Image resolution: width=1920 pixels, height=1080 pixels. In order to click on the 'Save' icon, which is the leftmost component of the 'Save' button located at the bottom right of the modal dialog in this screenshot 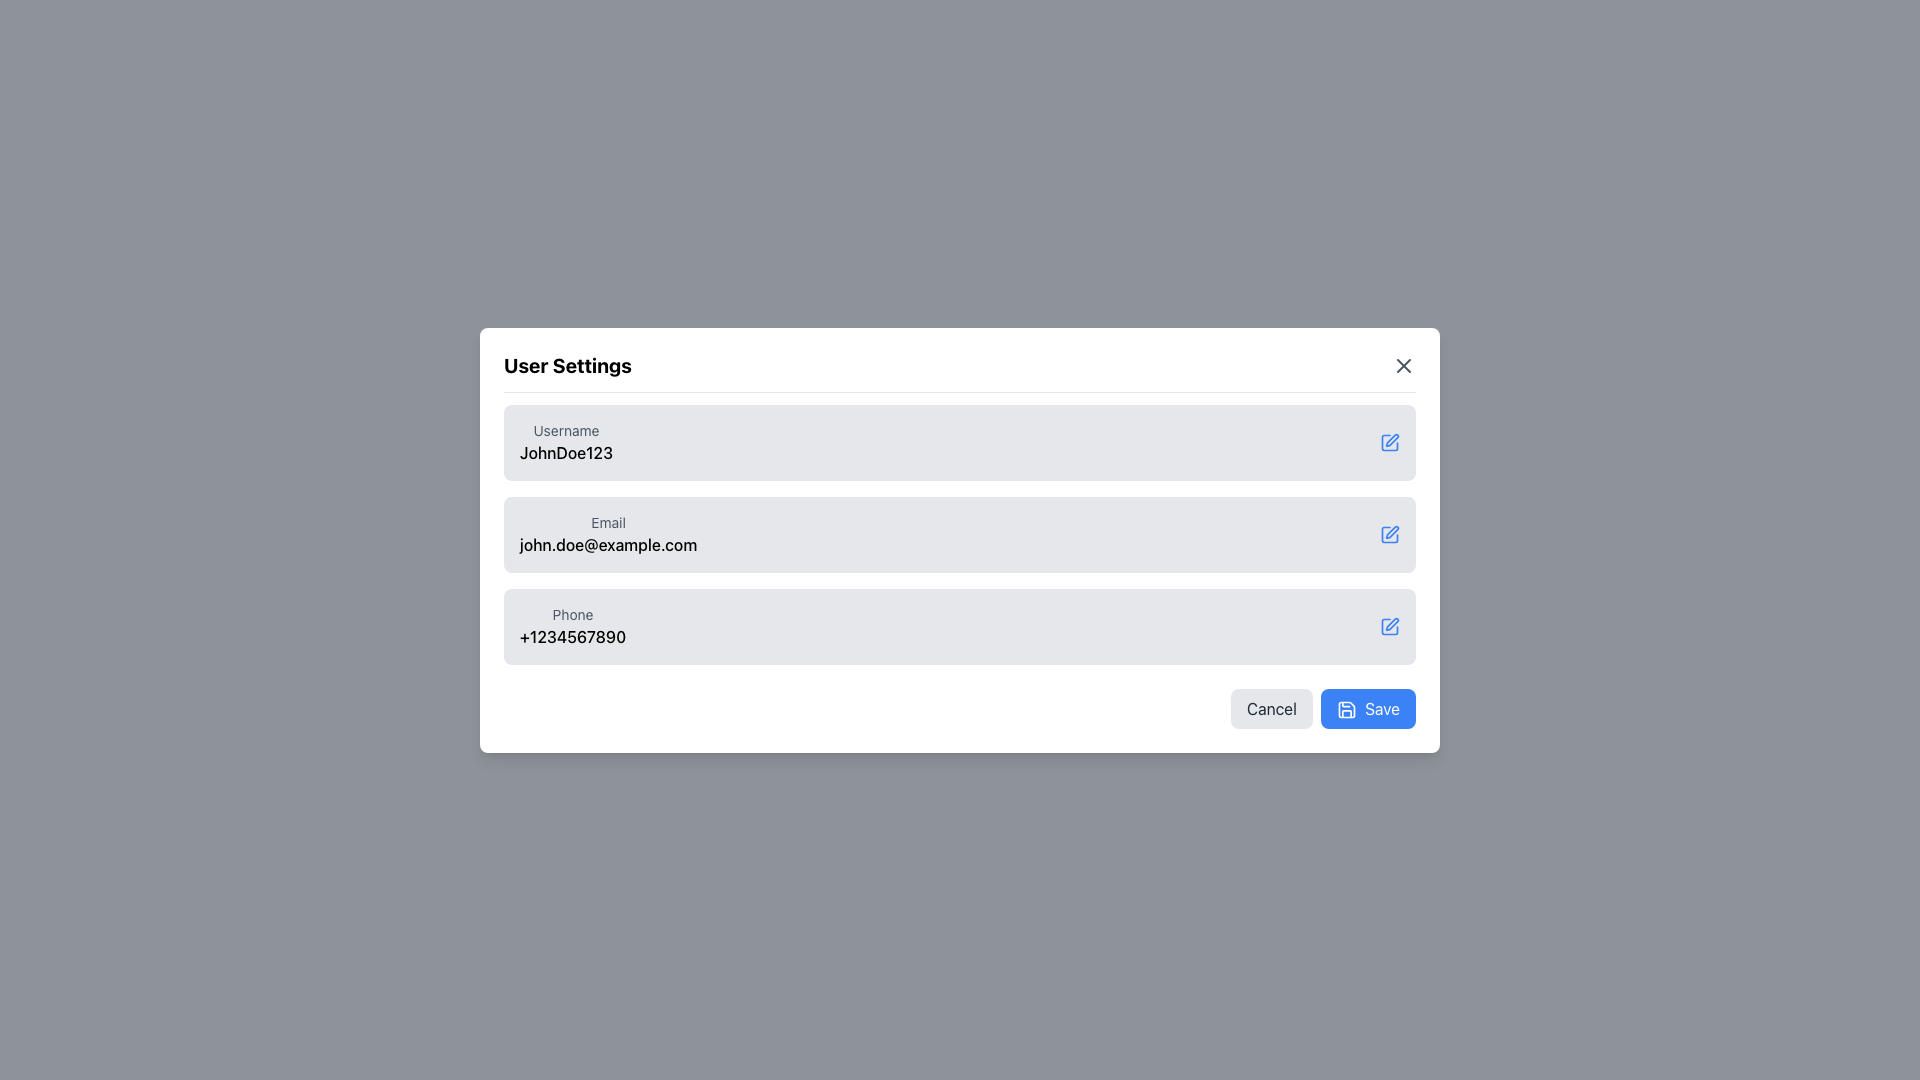, I will do `click(1346, 709)`.